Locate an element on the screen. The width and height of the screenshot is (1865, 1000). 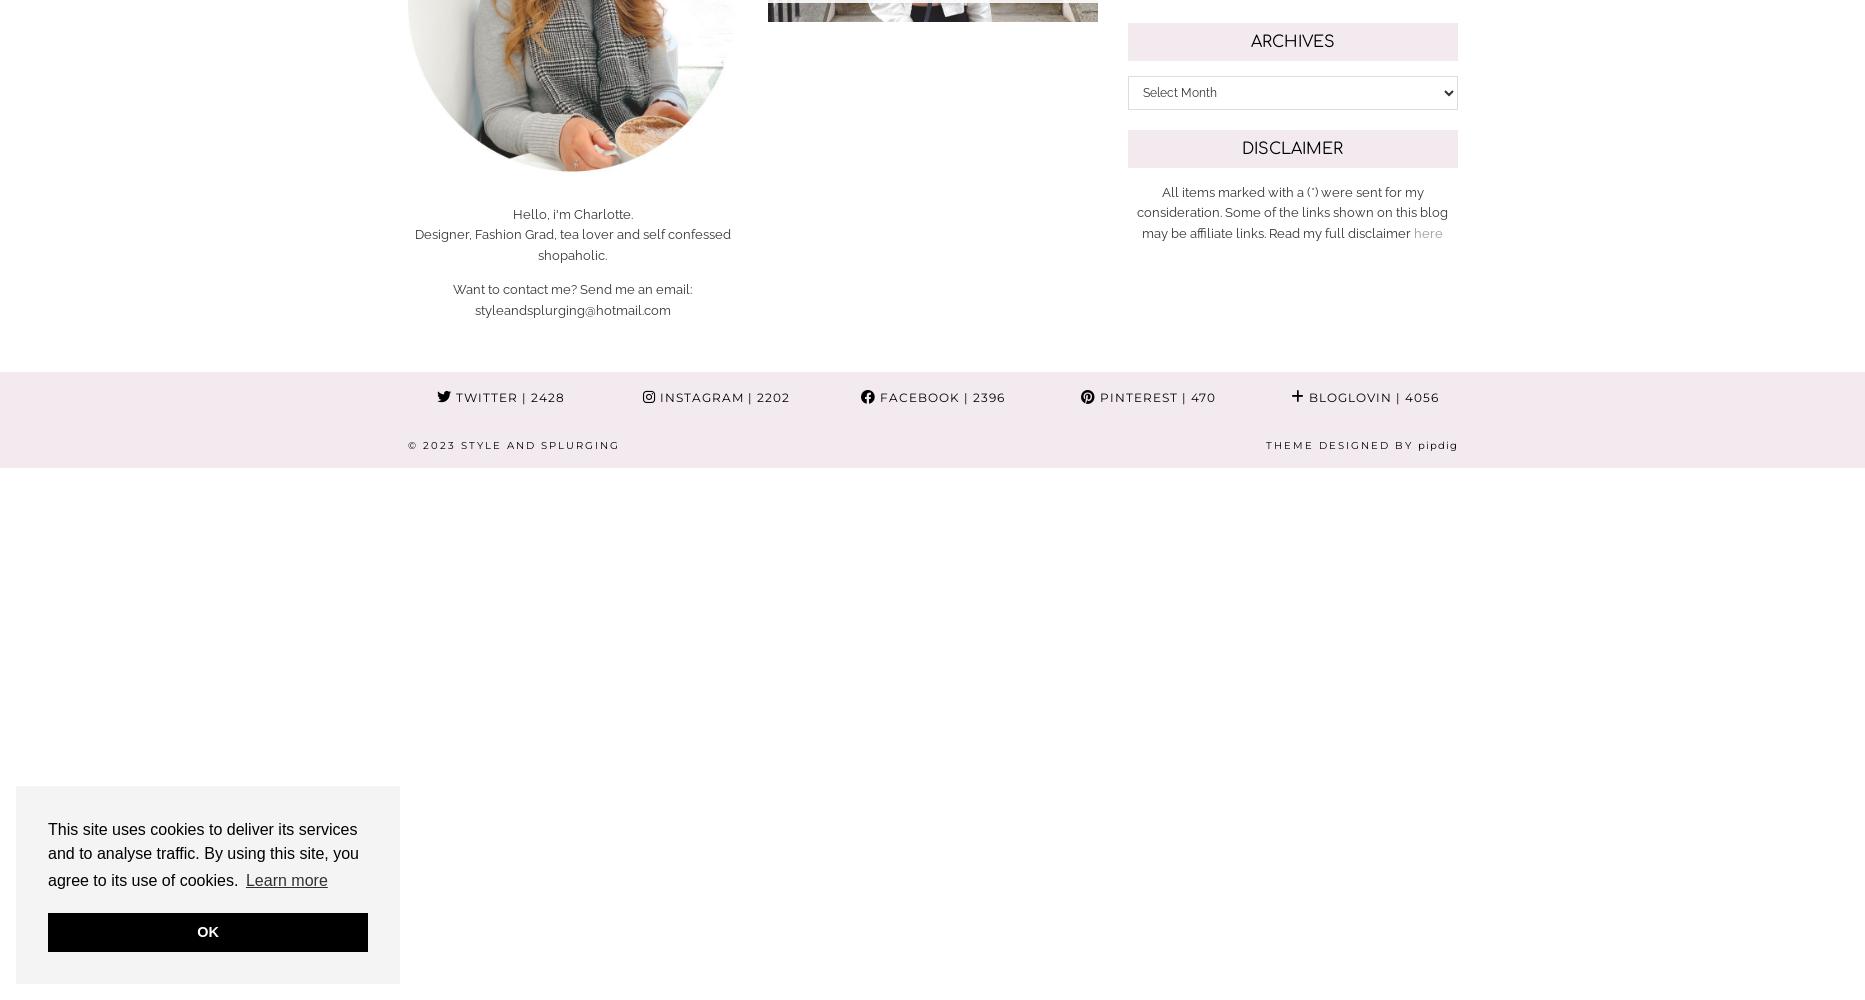
'Style and Splurging' is located at coordinates (539, 443).